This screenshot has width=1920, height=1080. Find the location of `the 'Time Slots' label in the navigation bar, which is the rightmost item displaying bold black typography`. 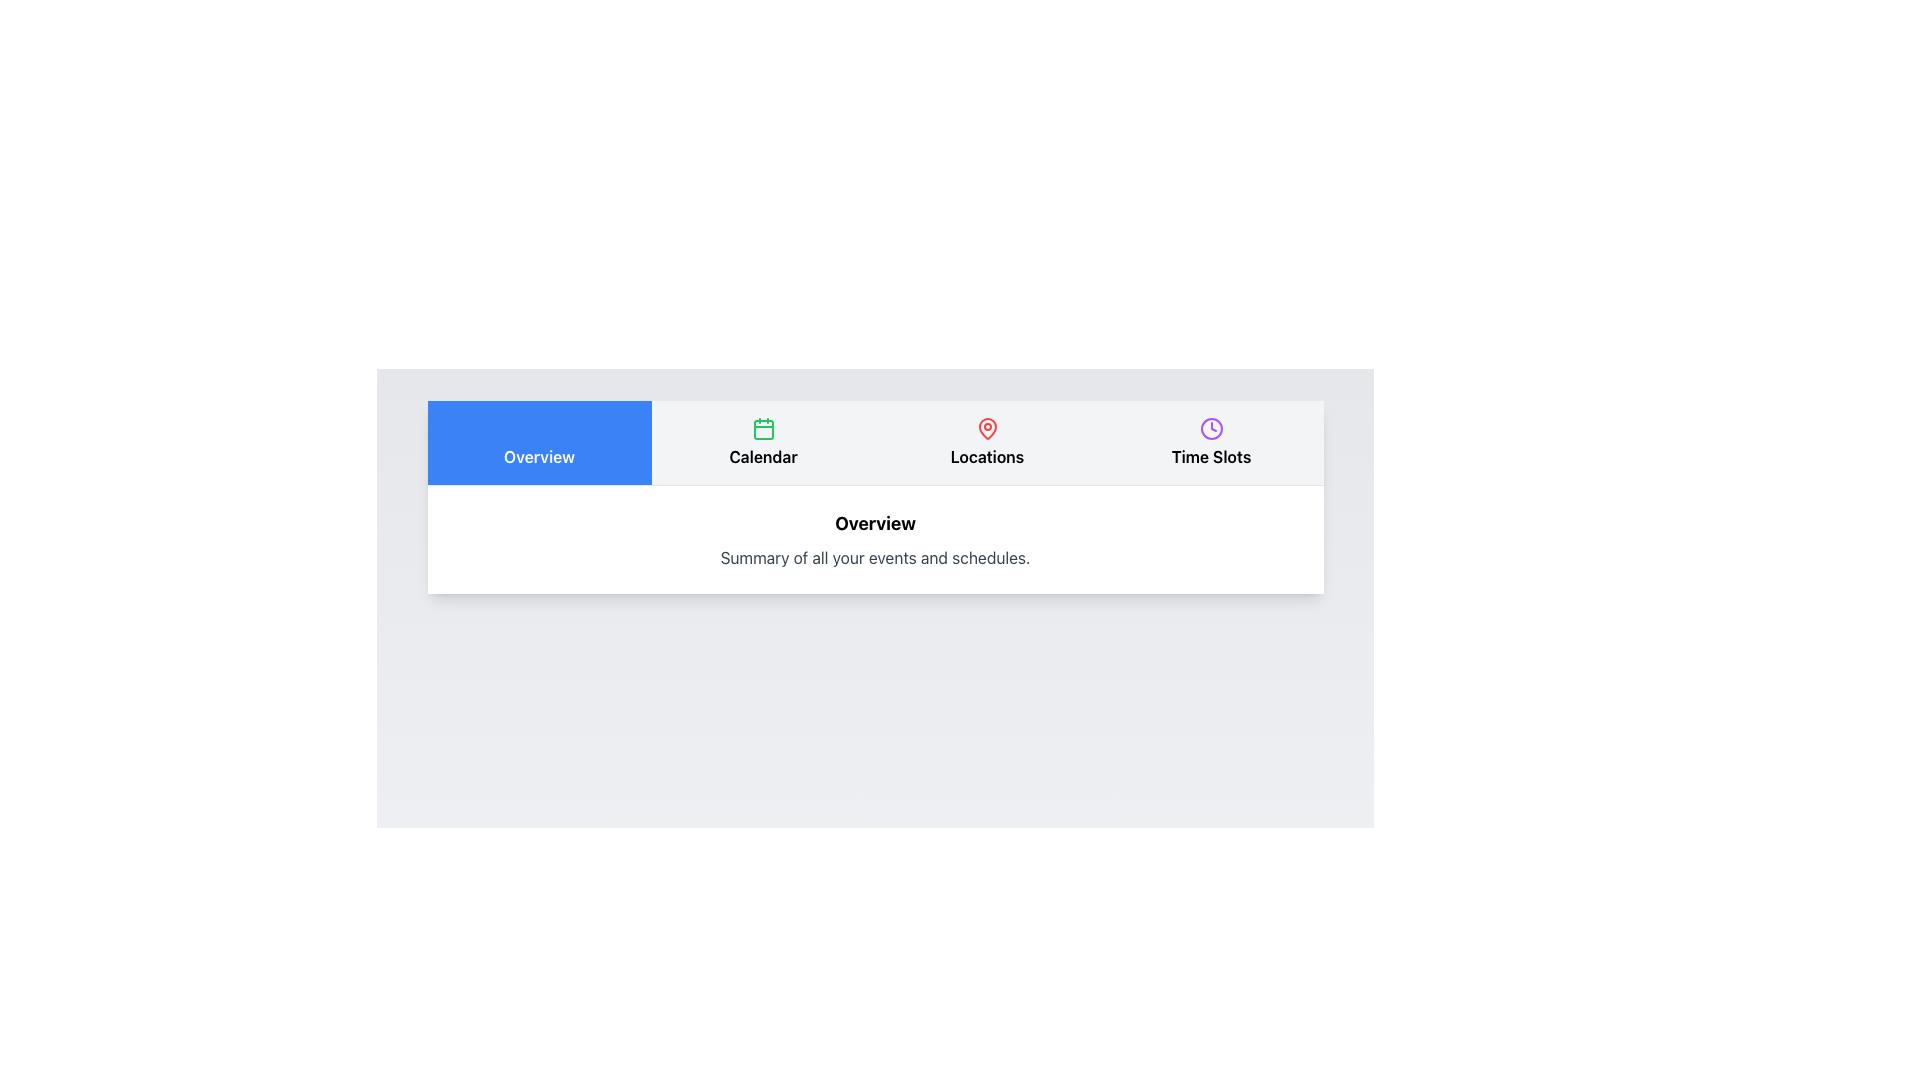

the 'Time Slots' label in the navigation bar, which is the rightmost item displaying bold black typography is located at coordinates (1210, 456).